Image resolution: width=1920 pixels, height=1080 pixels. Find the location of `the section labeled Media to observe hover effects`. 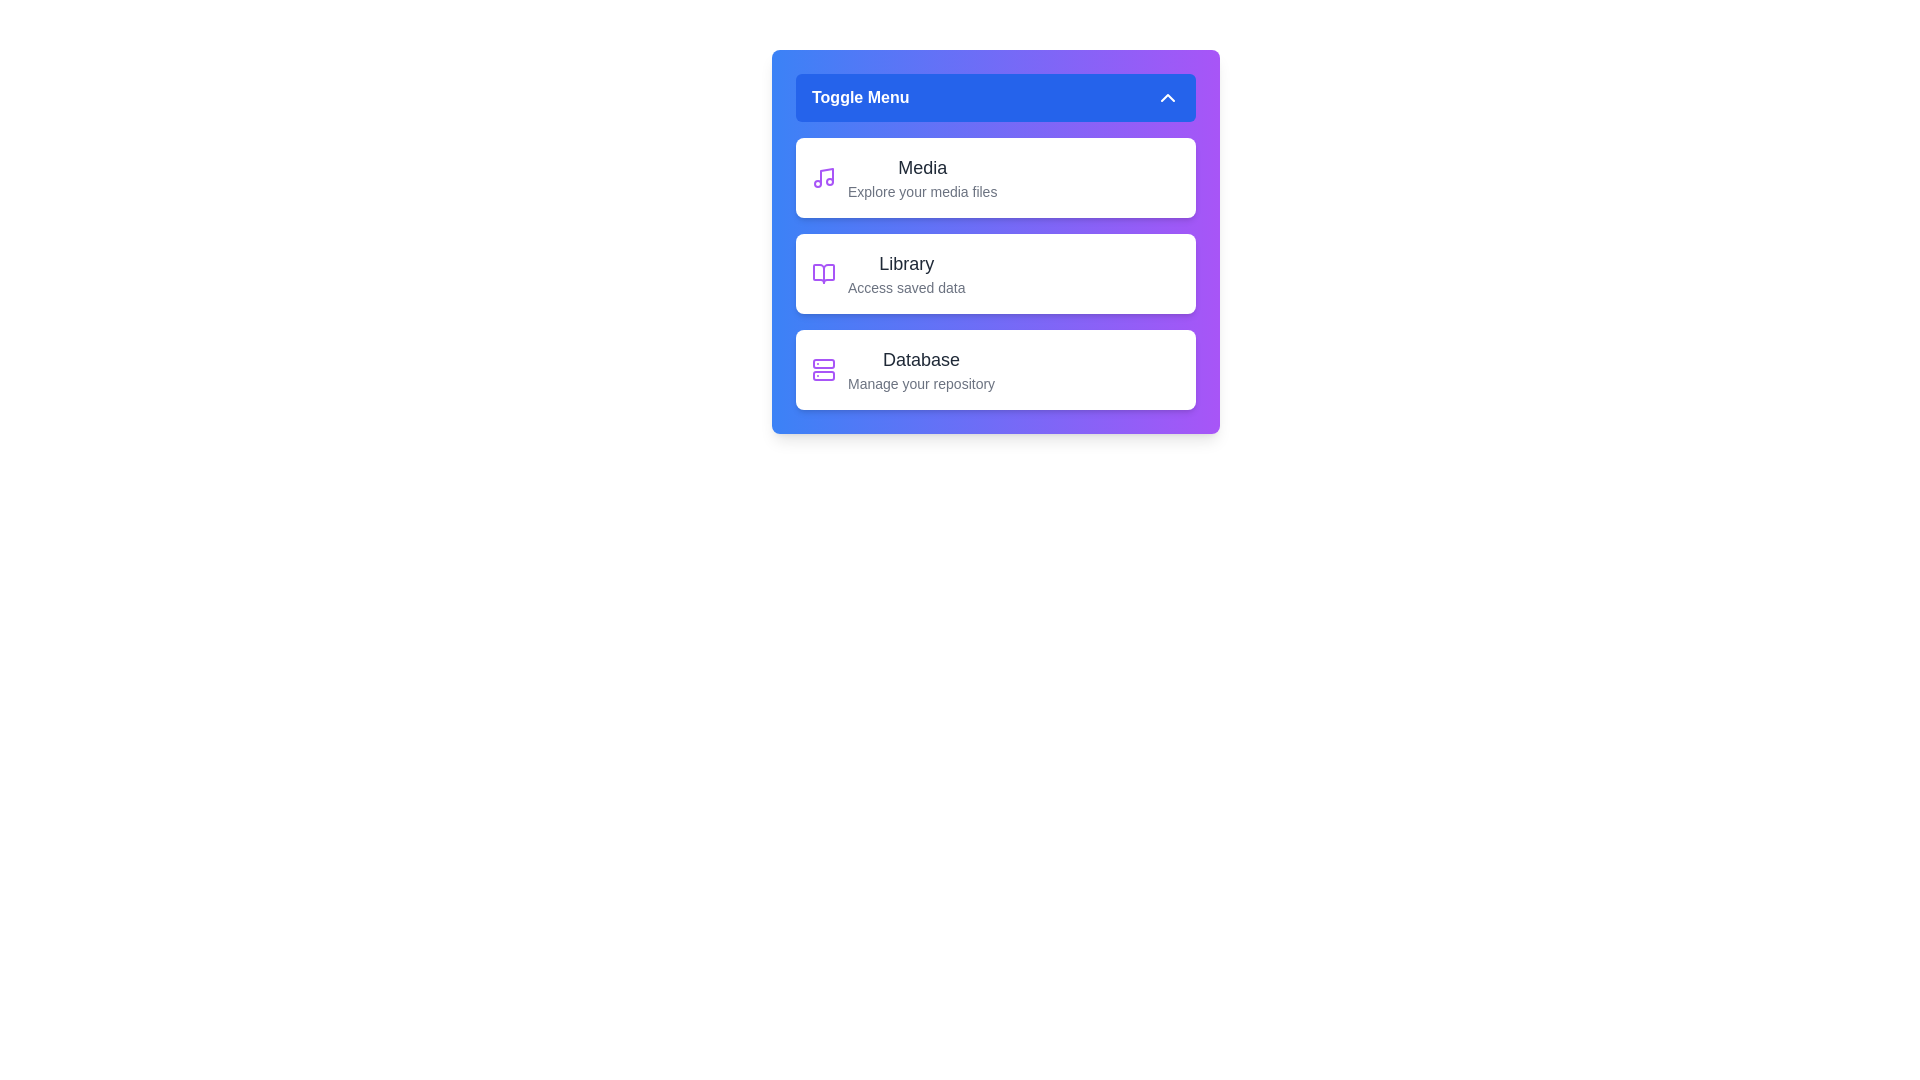

the section labeled Media to observe hover effects is located at coordinates (996, 176).